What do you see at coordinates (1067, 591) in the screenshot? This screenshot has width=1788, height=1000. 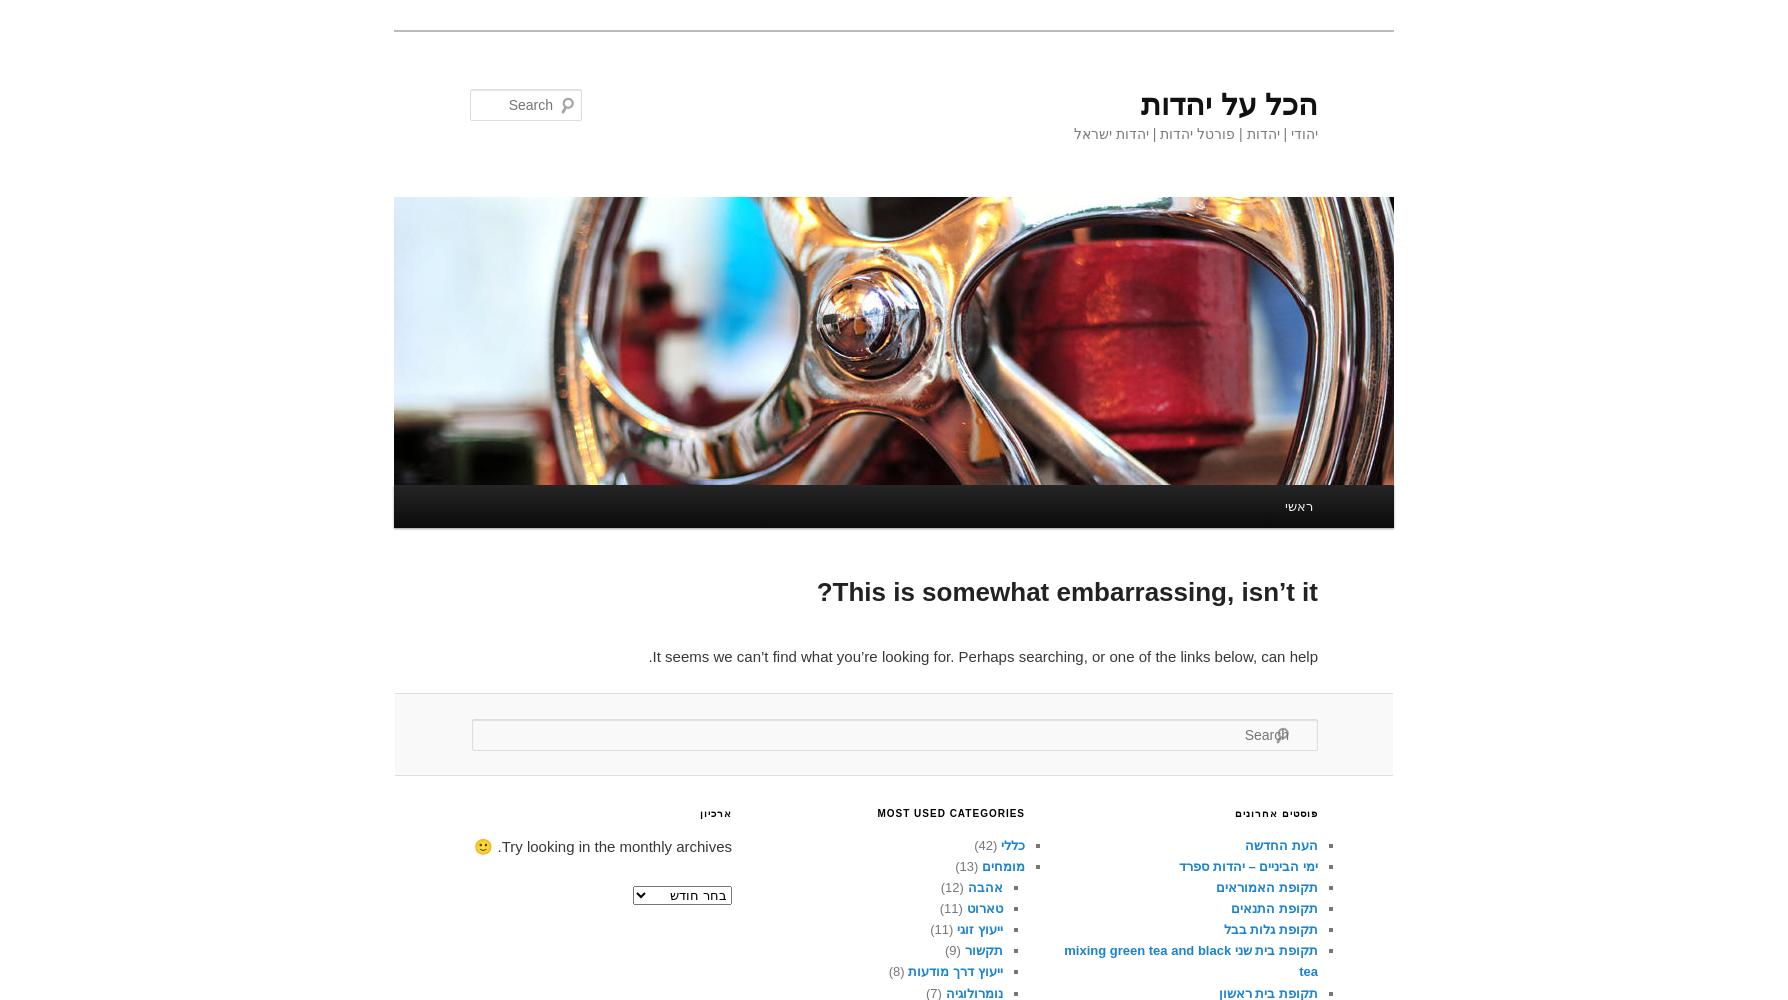 I see `'This is somewhat embarrassing, isn’t it?'` at bounding box center [1067, 591].